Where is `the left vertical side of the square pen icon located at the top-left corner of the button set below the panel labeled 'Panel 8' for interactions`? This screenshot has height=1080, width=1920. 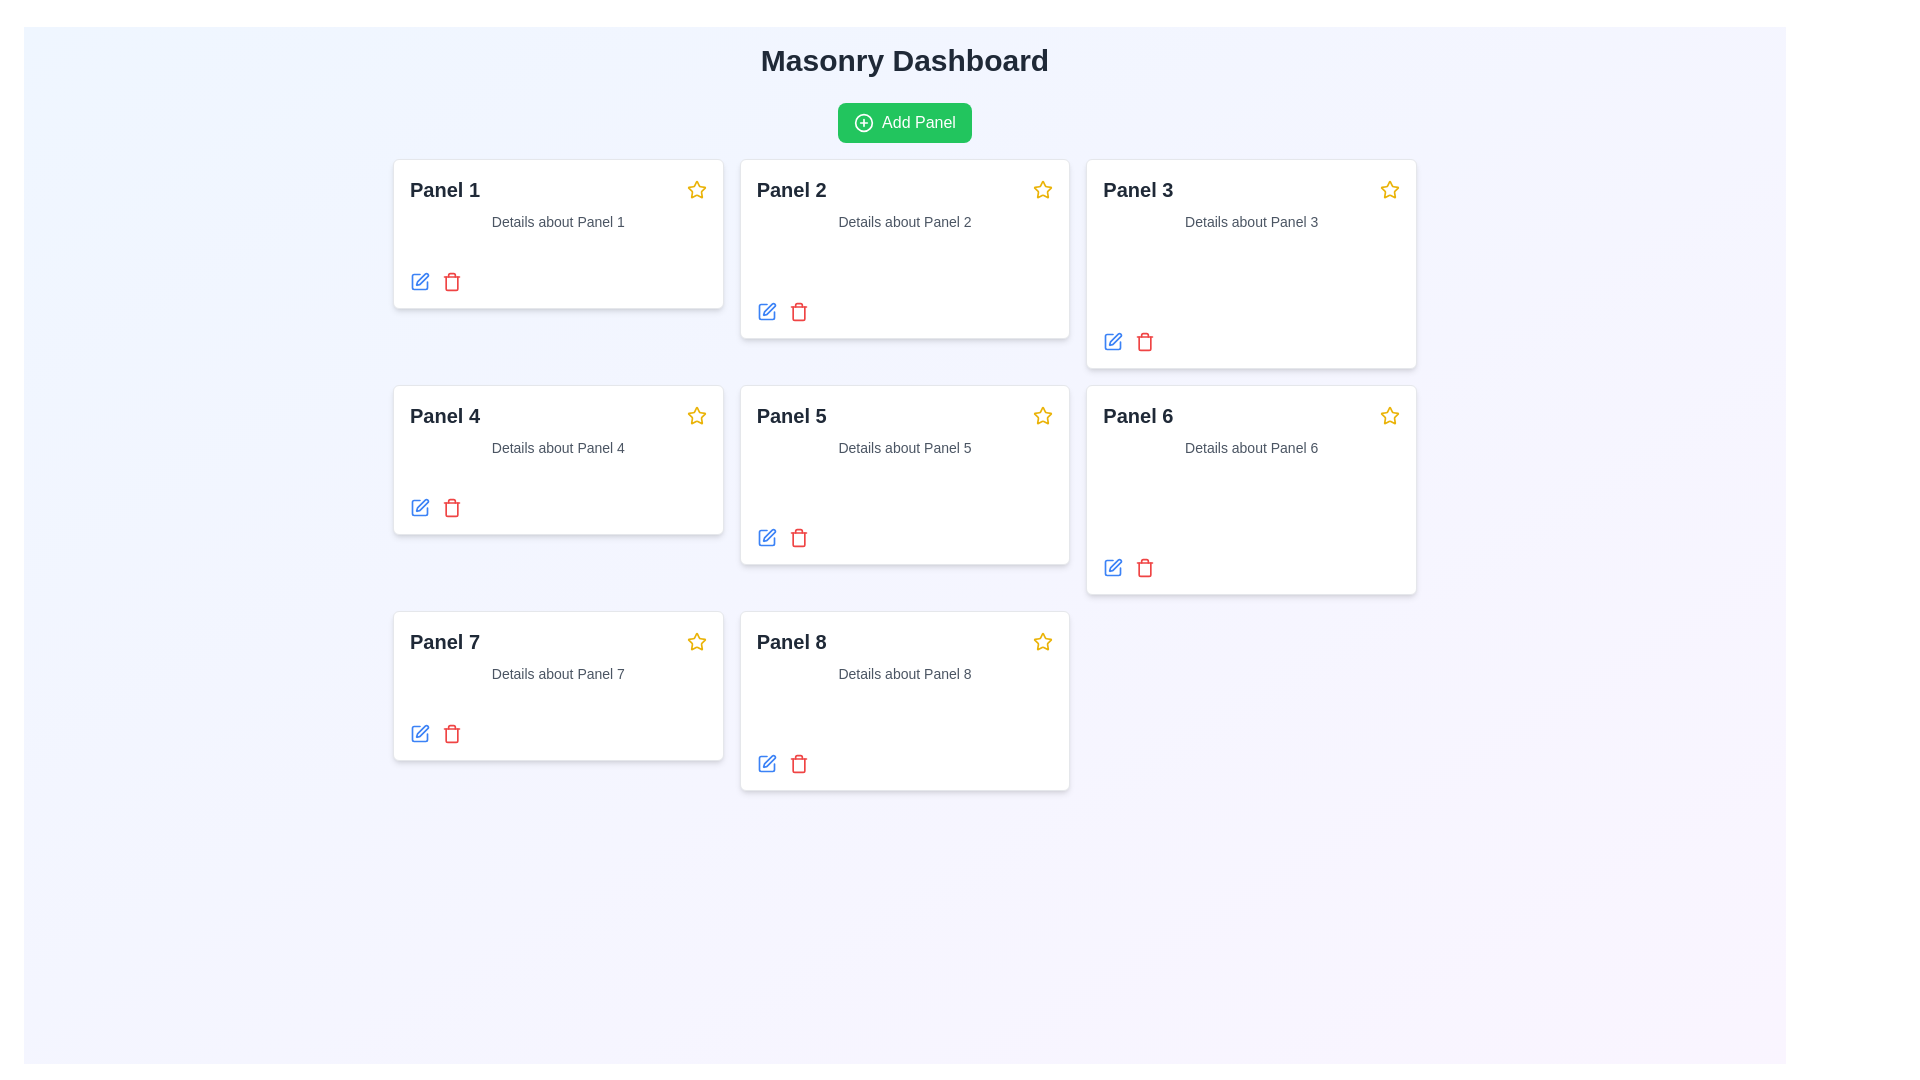
the left vertical side of the square pen icon located at the top-left corner of the button set below the panel labeled 'Panel 8' for interactions is located at coordinates (765, 312).